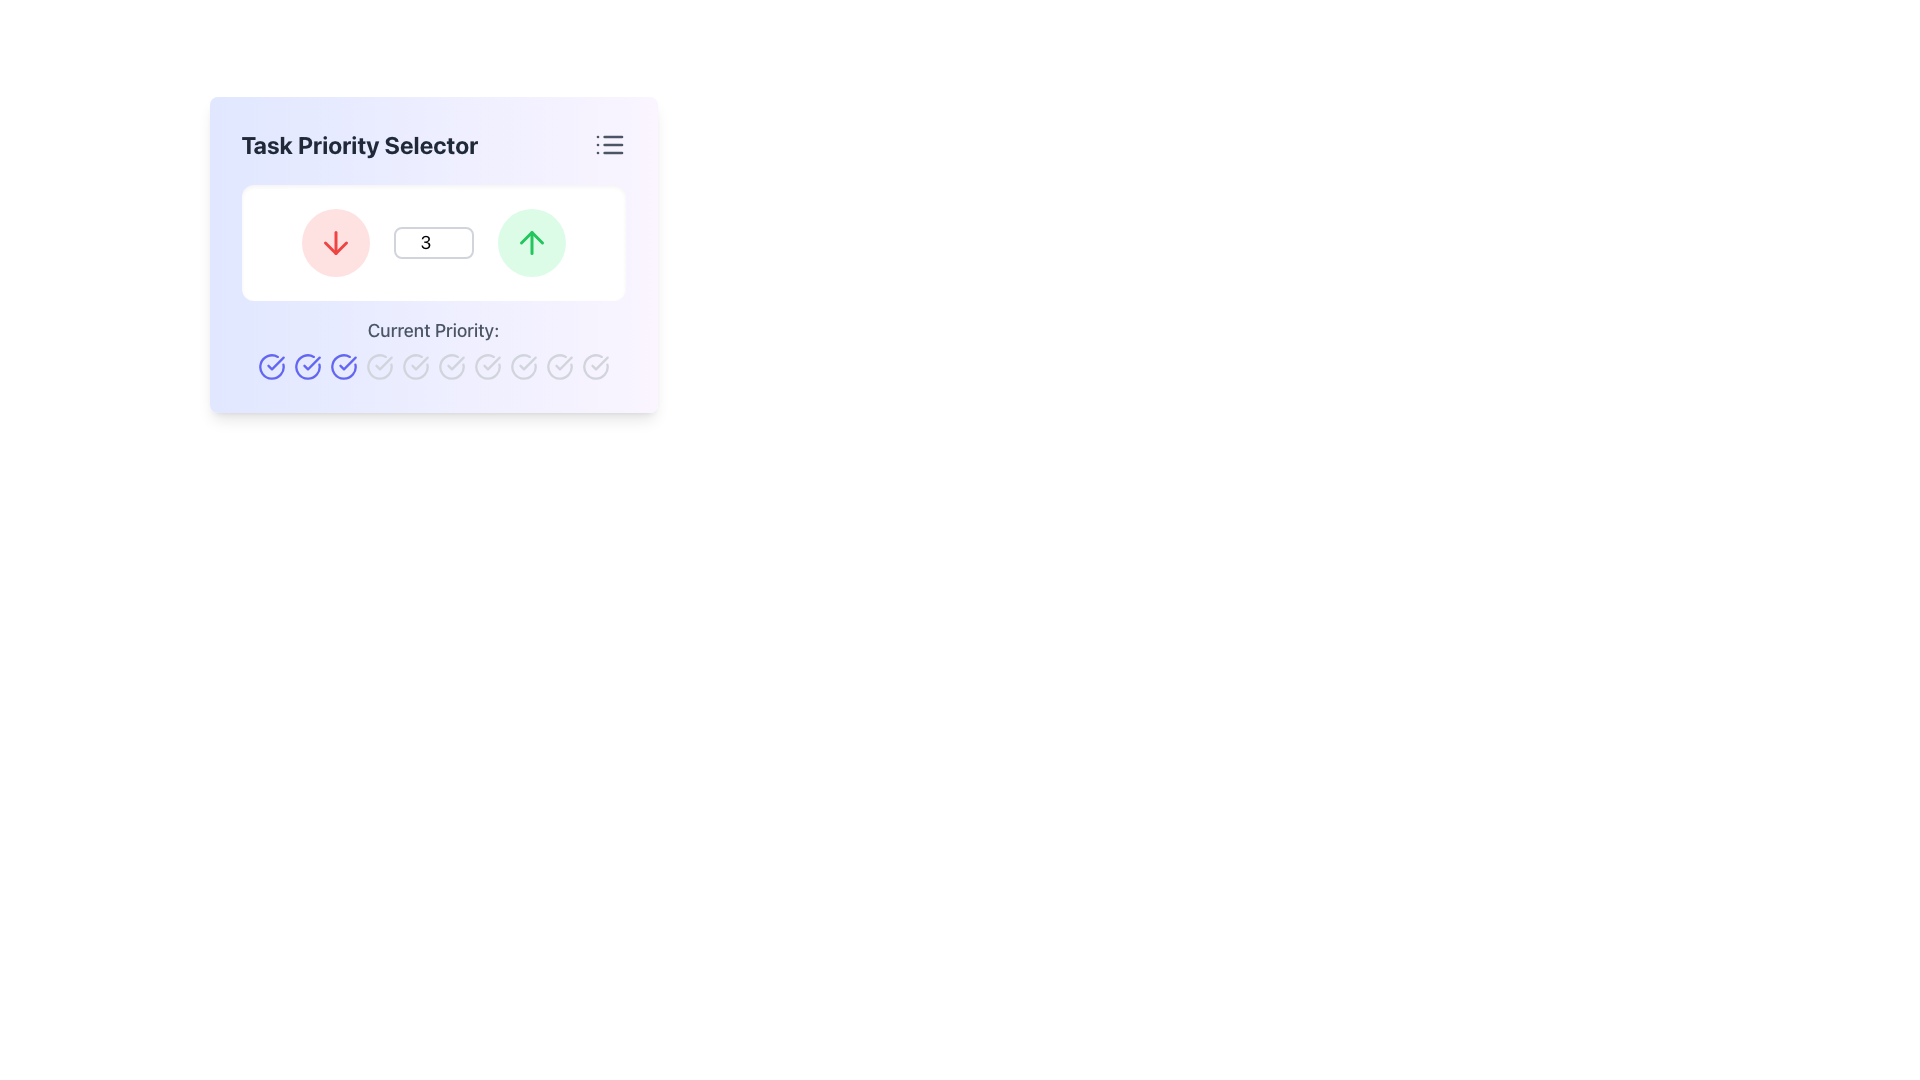 The width and height of the screenshot is (1920, 1080). I want to click on the sixth circular icon in the horizontal sequence under the 'Current Priority:' label, which serves as a placeholder for setting a priority level, so click(414, 366).